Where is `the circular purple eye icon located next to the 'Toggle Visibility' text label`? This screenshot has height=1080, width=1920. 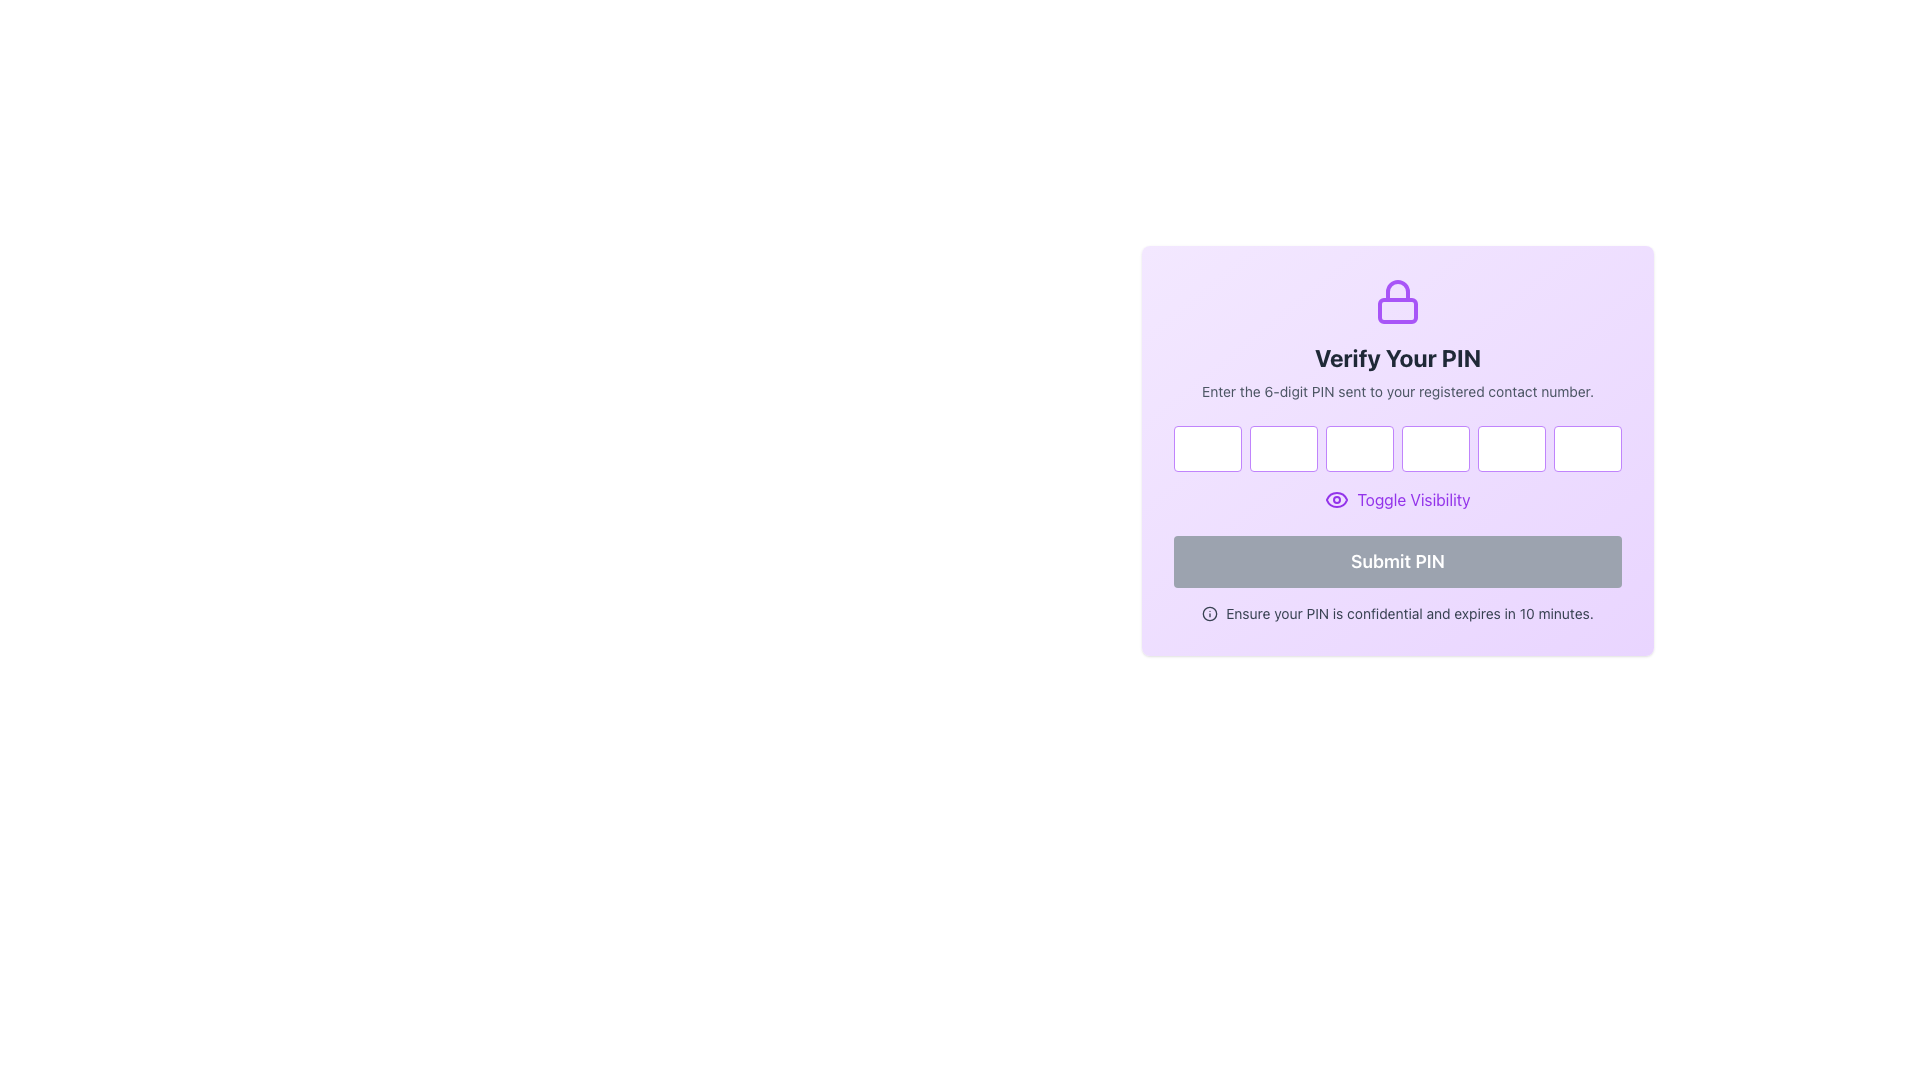
the circular purple eye icon located next to the 'Toggle Visibility' text label is located at coordinates (1337, 499).